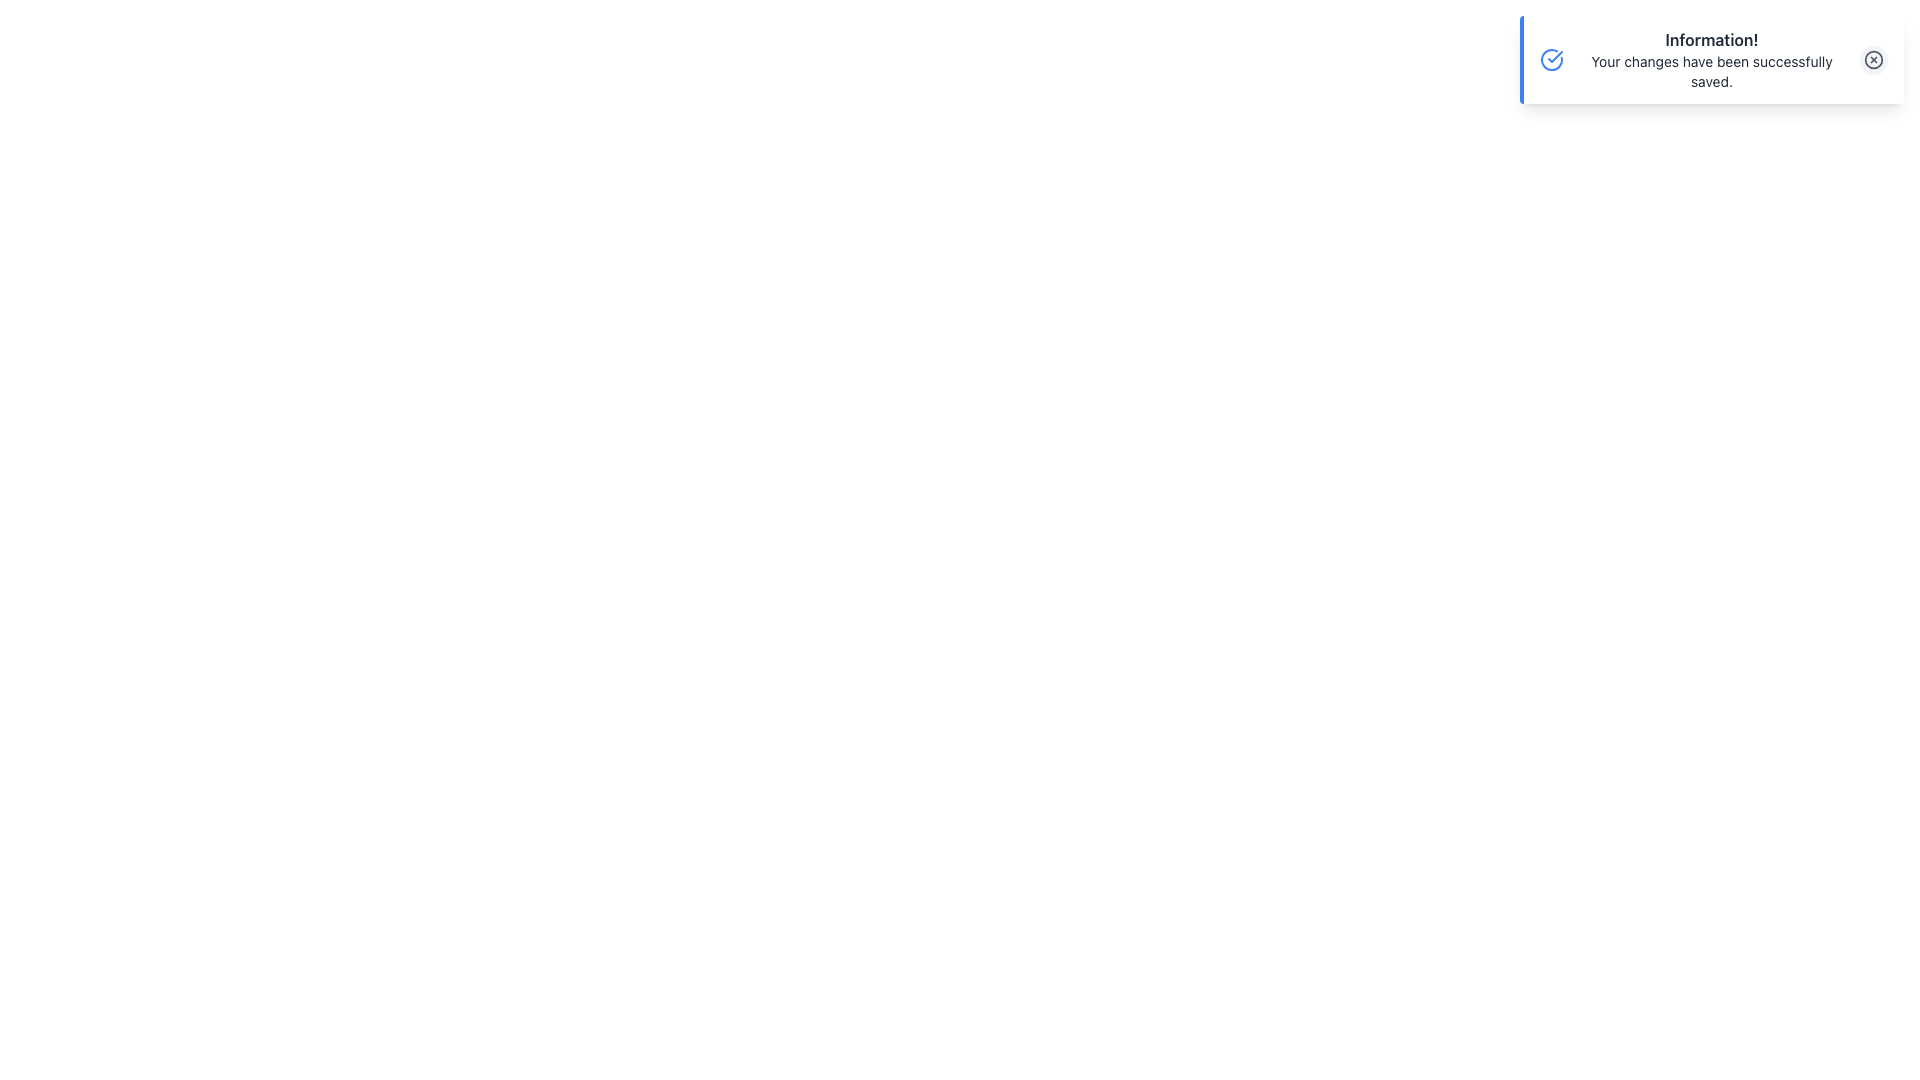 Image resolution: width=1920 pixels, height=1080 pixels. Describe the element at coordinates (1711, 39) in the screenshot. I see `bold text label displaying 'Information!' located at the top of the notification area for reading` at that location.